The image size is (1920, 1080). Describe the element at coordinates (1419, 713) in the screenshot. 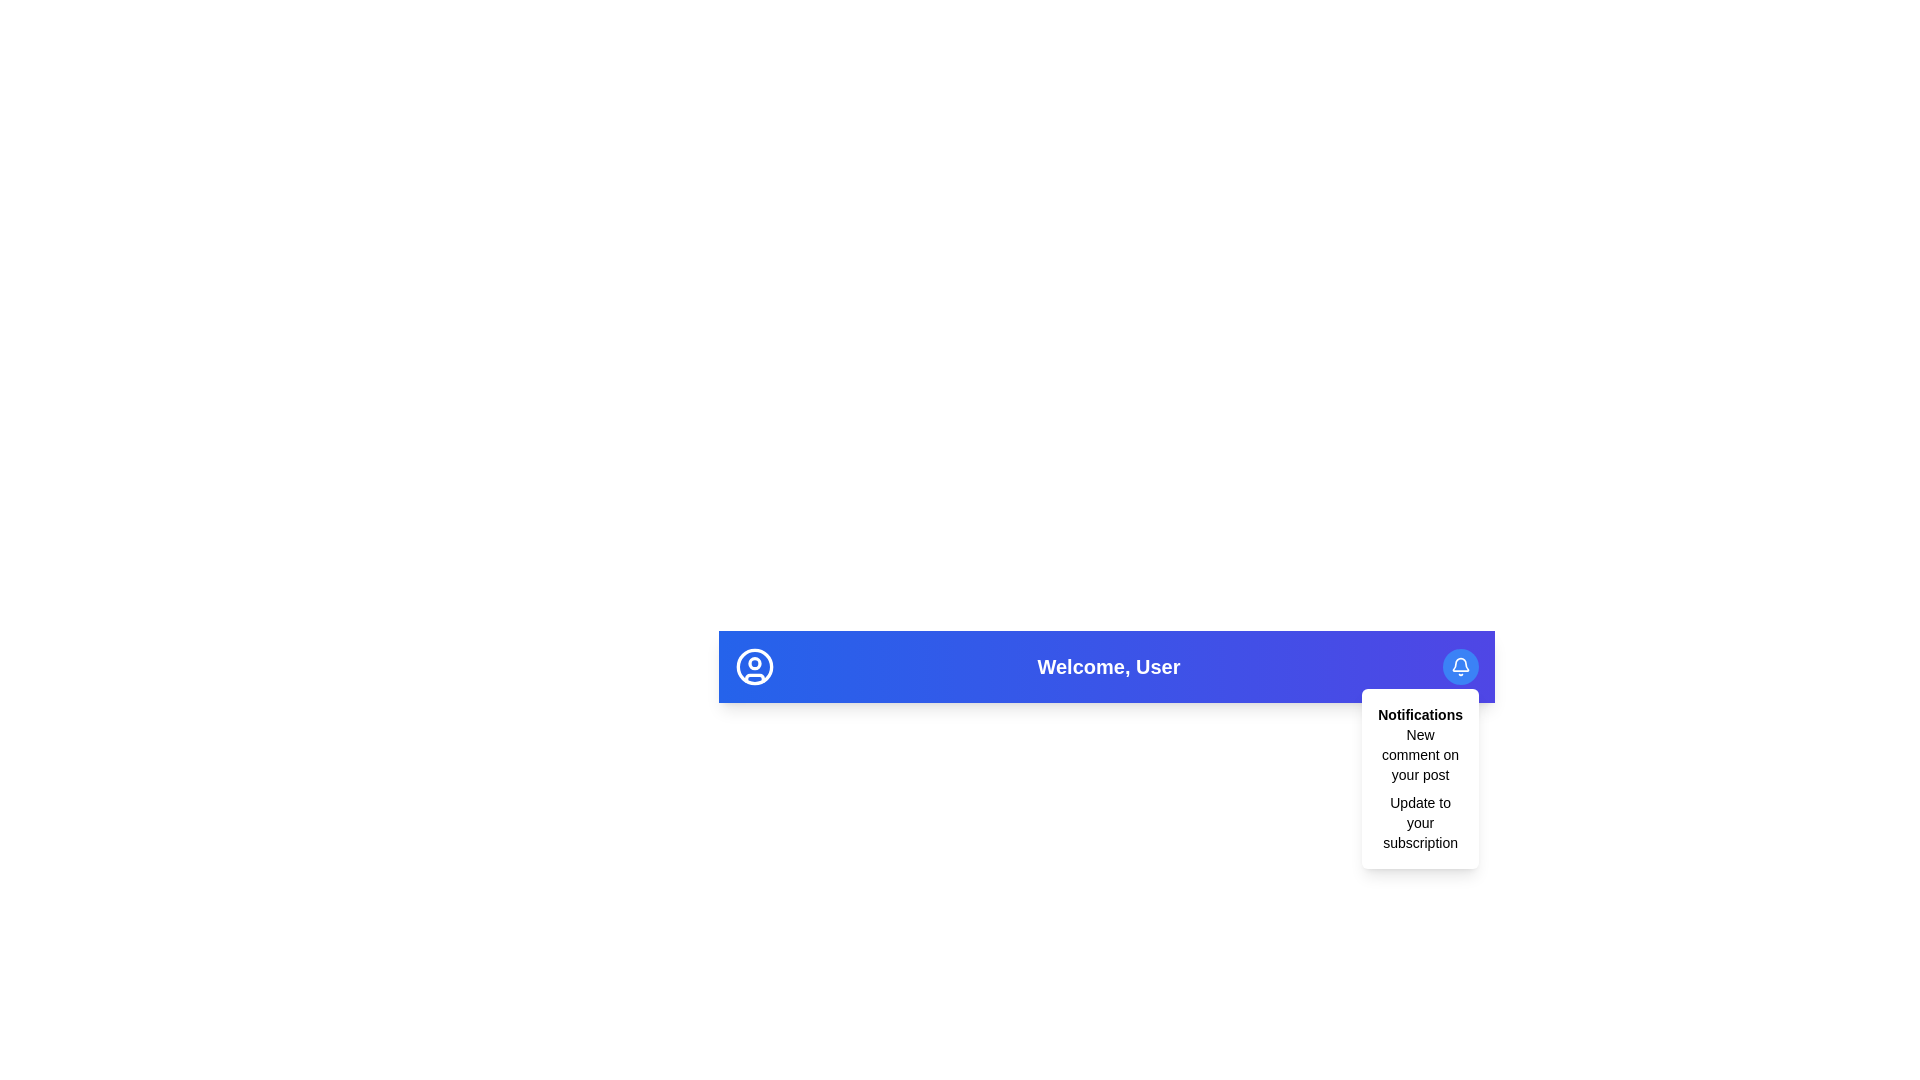

I see `the 'Notifications' text label located at the top of the notification dropdown menu in the top-right corner of the interface` at that location.